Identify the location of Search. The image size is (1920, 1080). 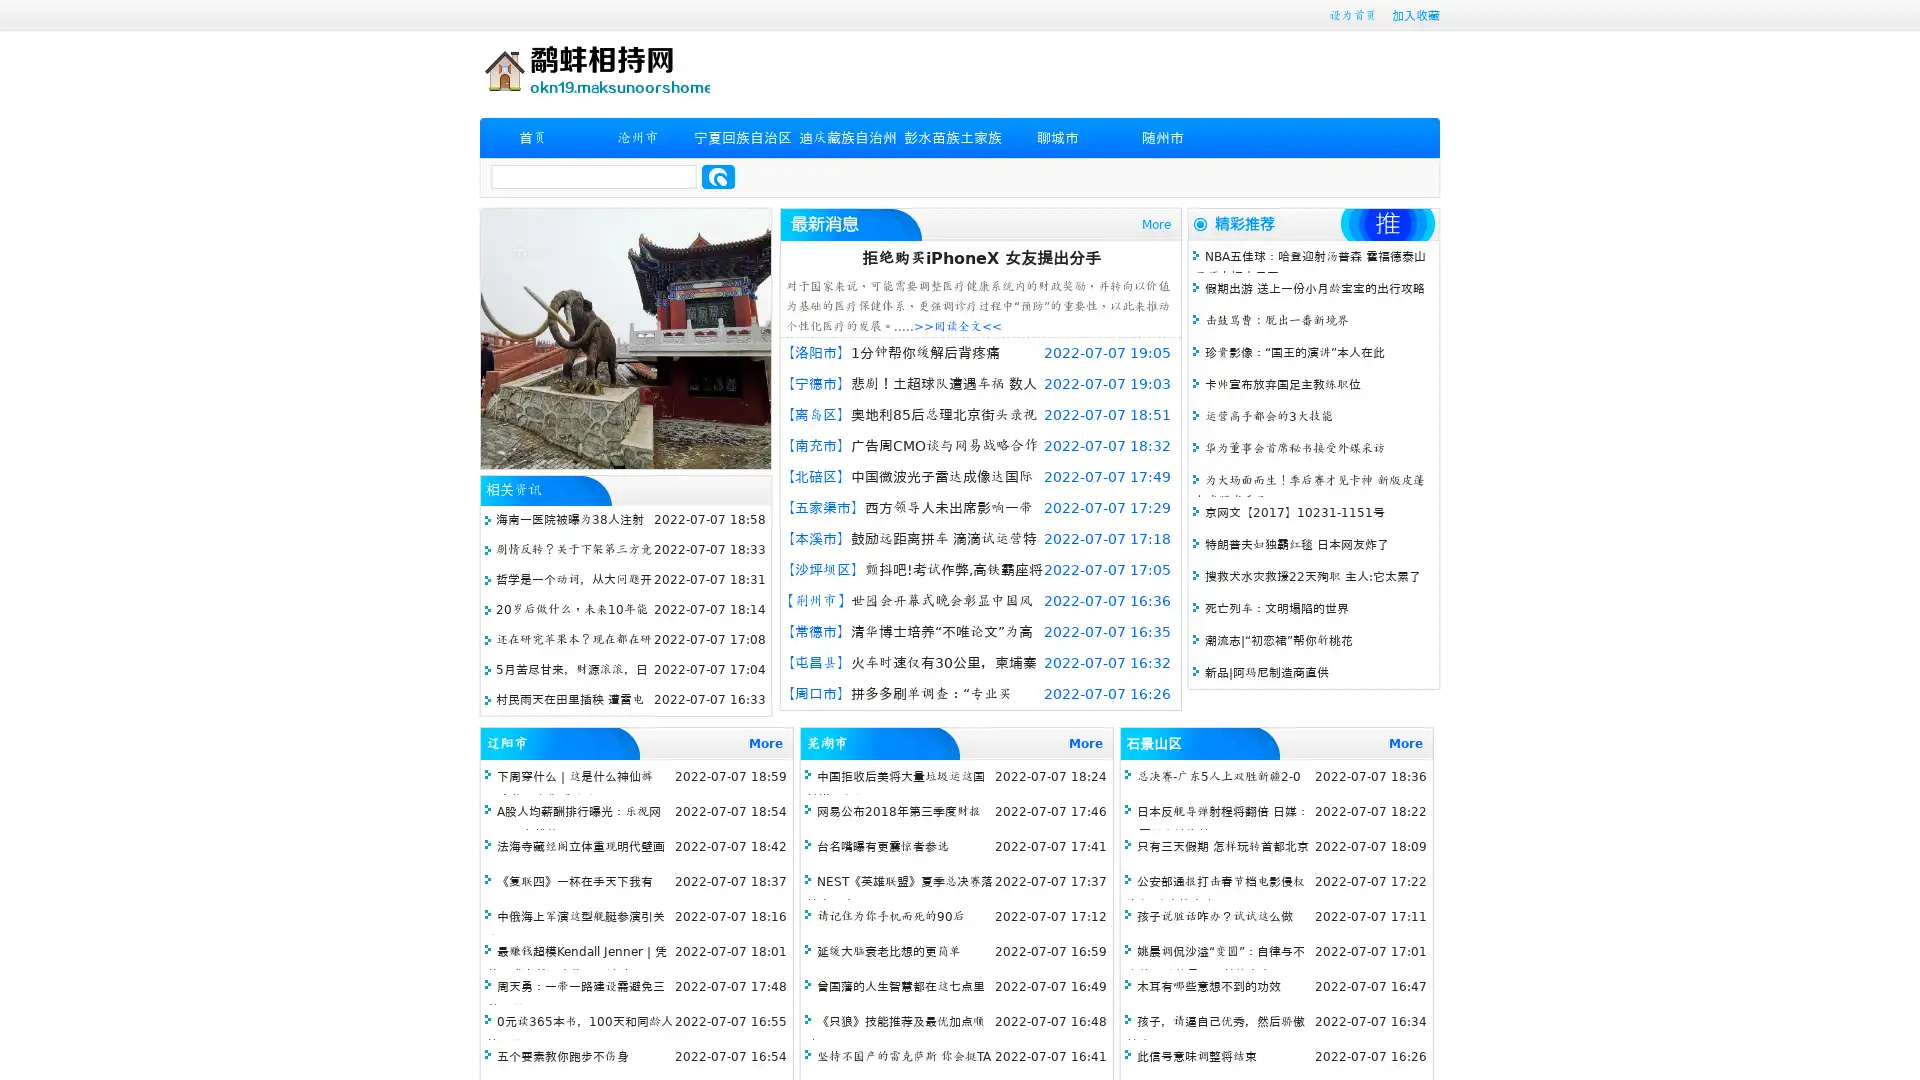
(718, 176).